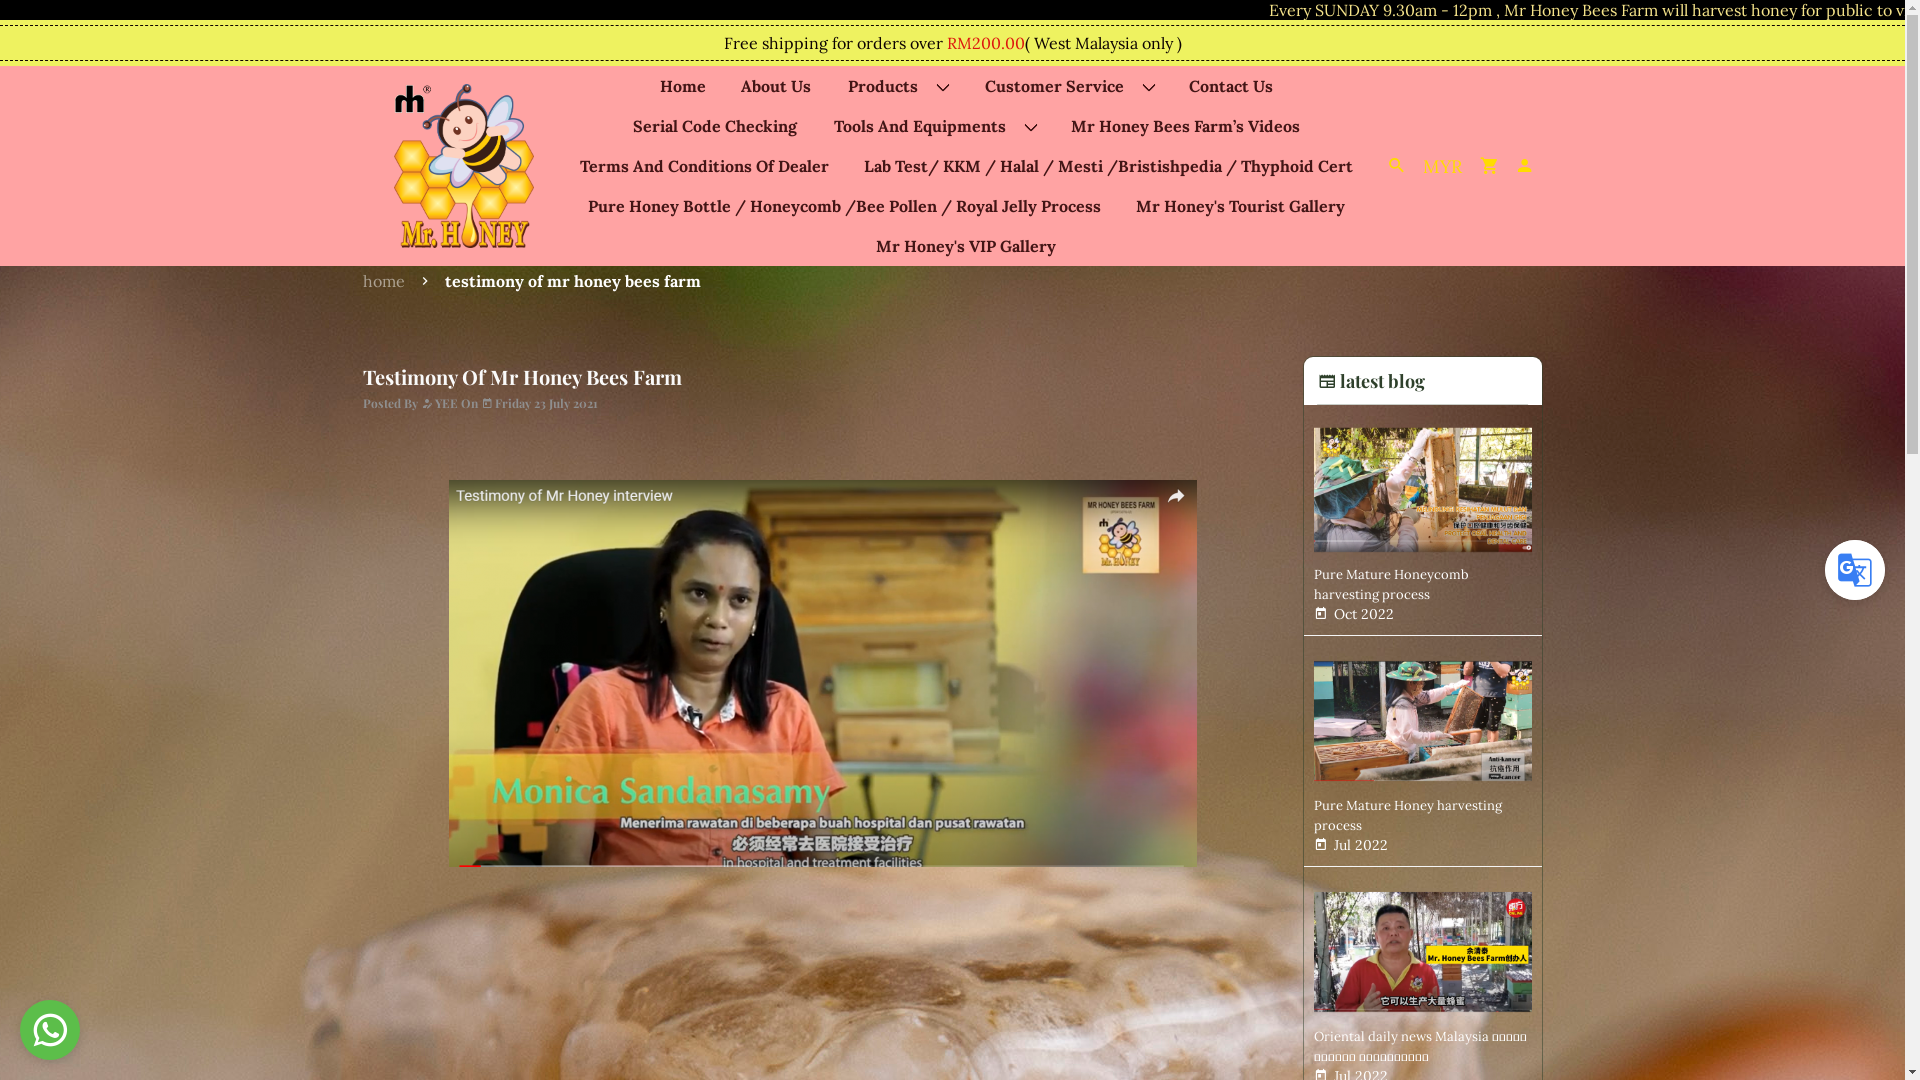 This screenshot has height=1080, width=1920. Describe the element at coordinates (896, 84) in the screenshot. I see `'Products'` at that location.